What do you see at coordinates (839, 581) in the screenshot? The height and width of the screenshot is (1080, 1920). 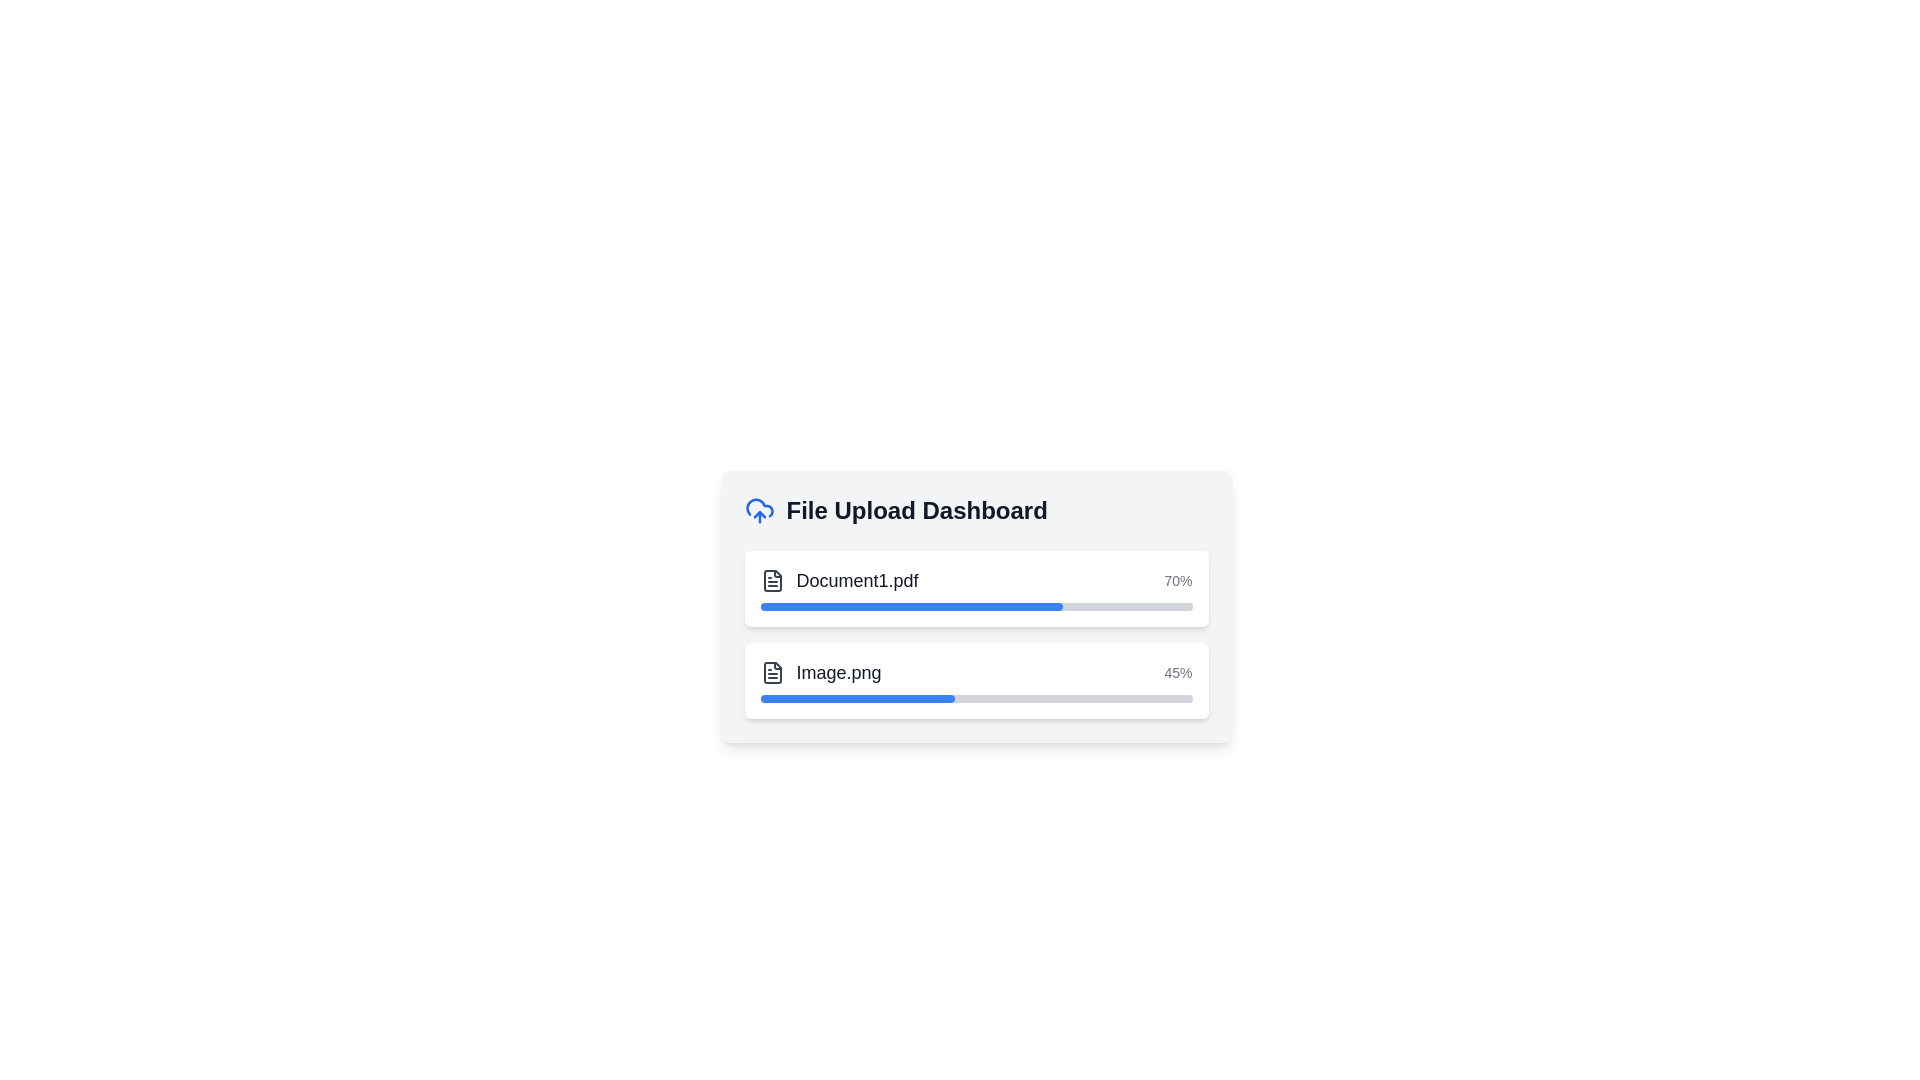 I see `the 'Document1.pdf' file item display to show the context menu with options such as download or delete` at bounding box center [839, 581].